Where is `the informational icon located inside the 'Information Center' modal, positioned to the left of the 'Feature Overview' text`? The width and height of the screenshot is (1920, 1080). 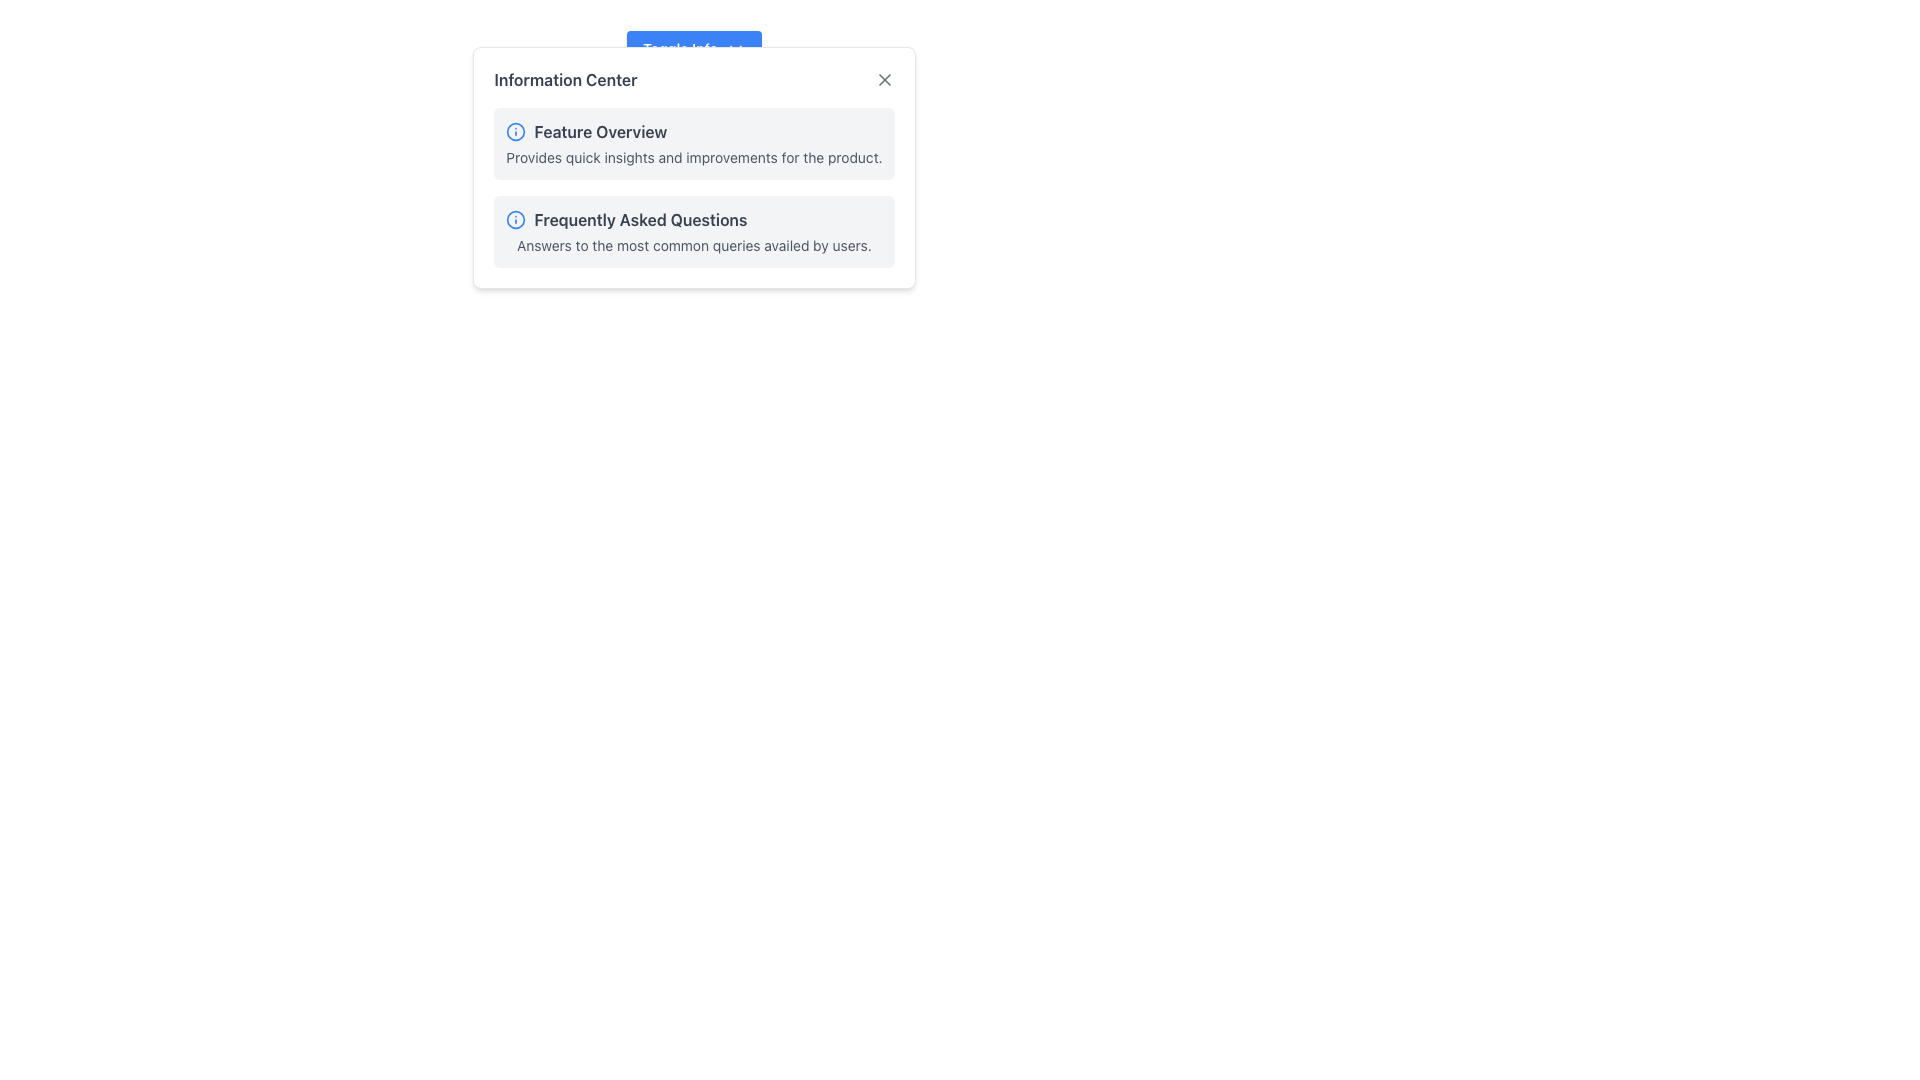 the informational icon located inside the 'Information Center' modal, positioned to the left of the 'Feature Overview' text is located at coordinates (516, 131).